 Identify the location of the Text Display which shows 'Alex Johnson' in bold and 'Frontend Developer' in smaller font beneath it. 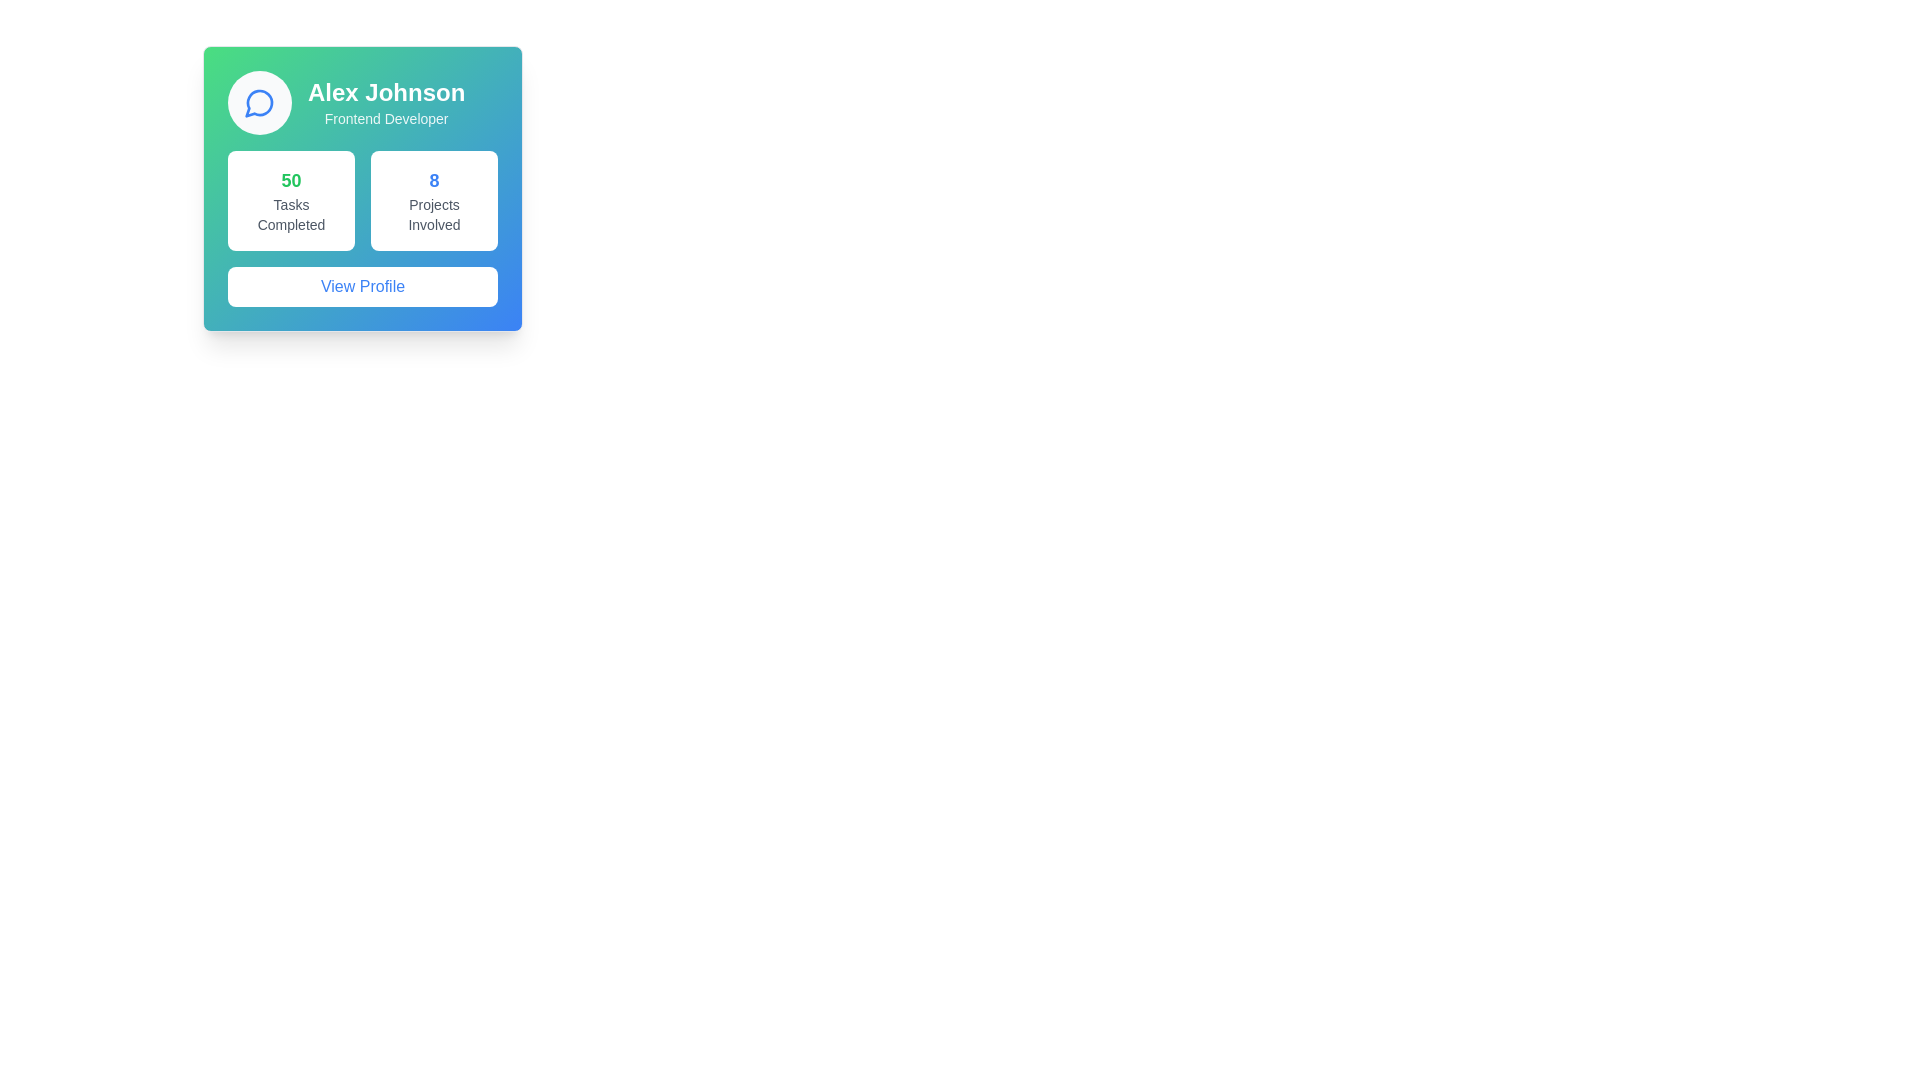
(386, 103).